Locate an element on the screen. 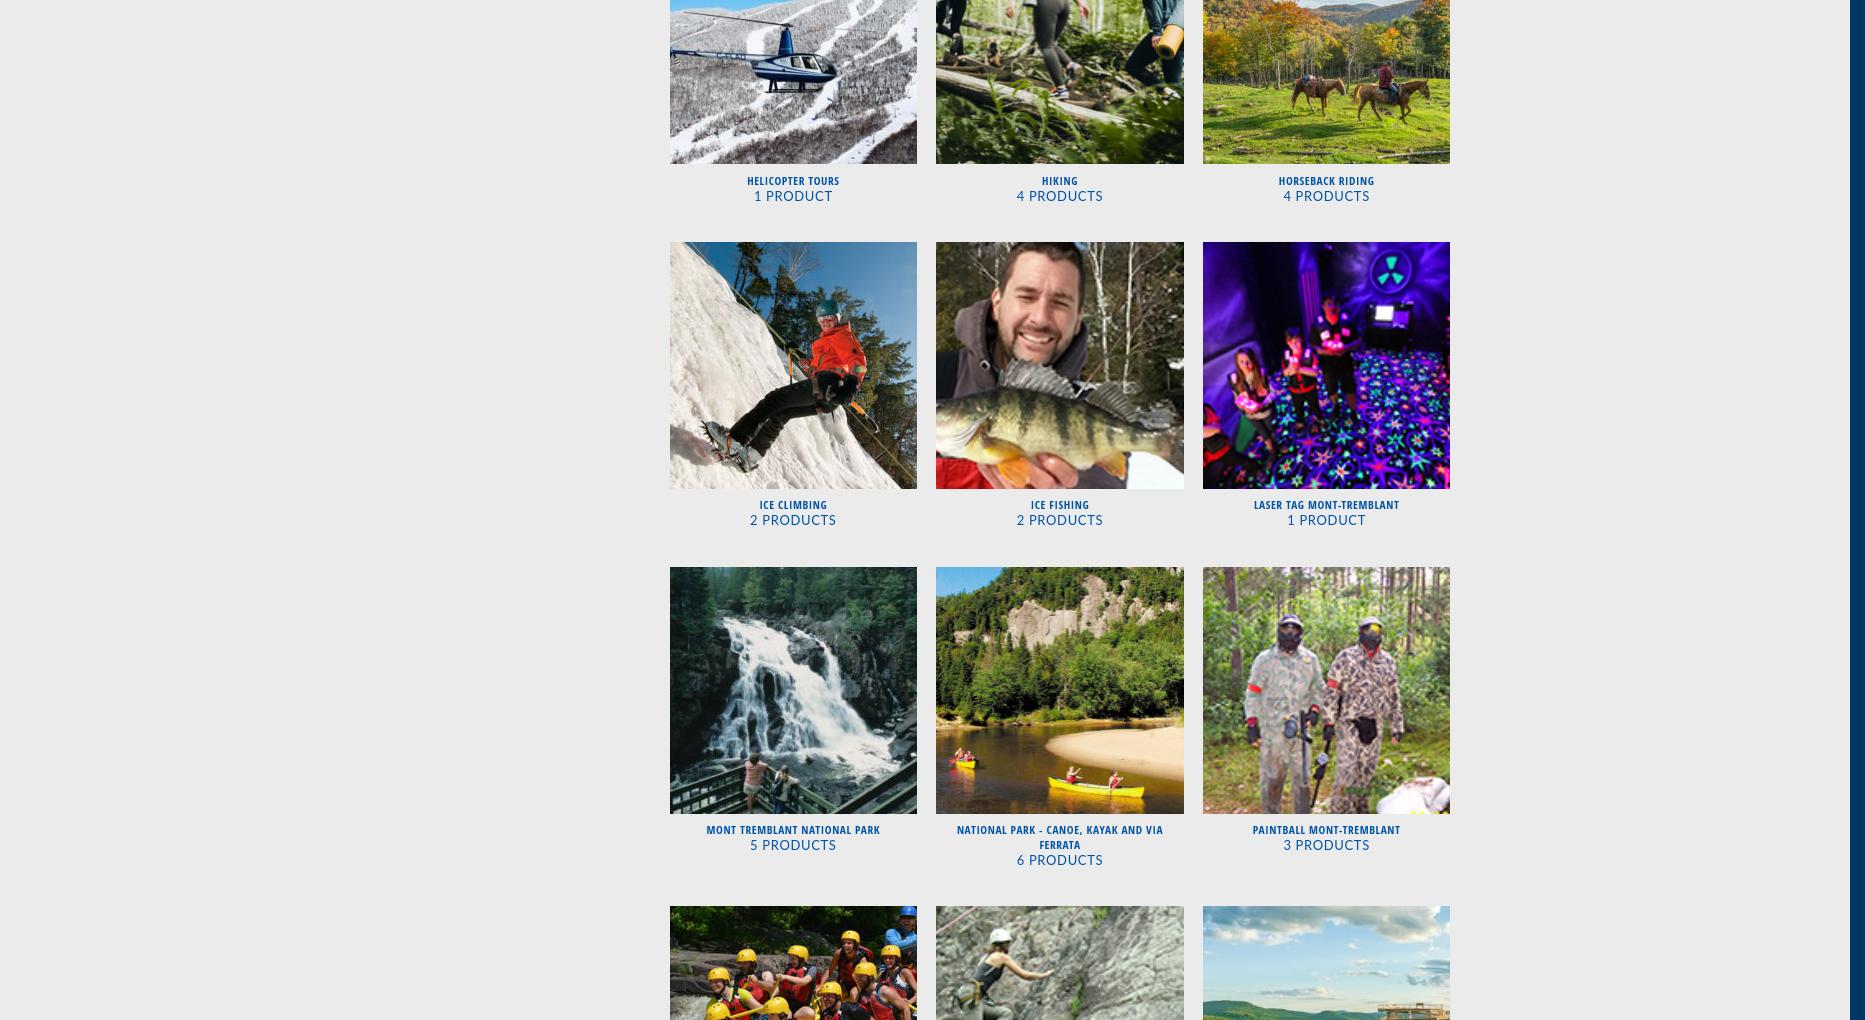  'Paintball Mont-Tremblant' is located at coordinates (1251, 828).